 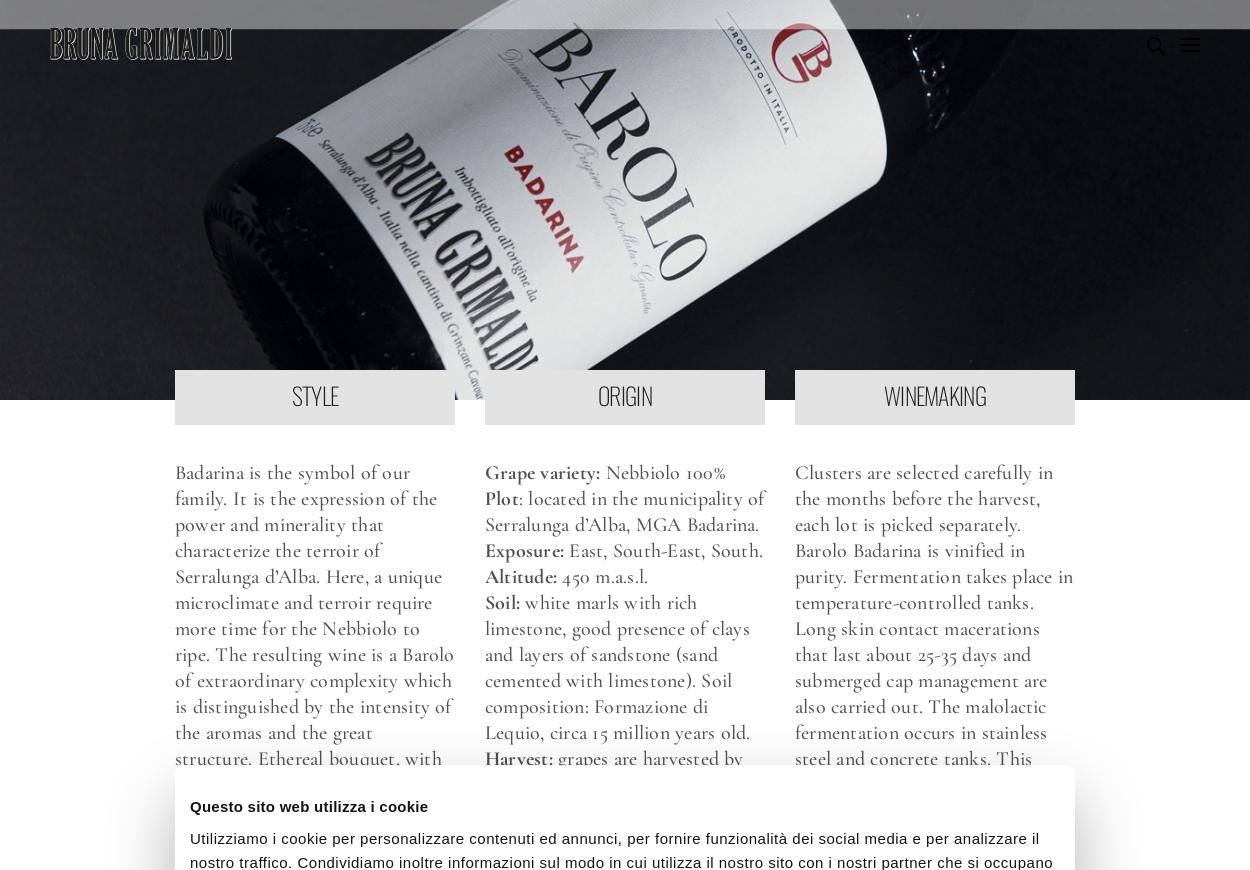 What do you see at coordinates (483, 575) in the screenshot?
I see `'Altitude:'` at bounding box center [483, 575].